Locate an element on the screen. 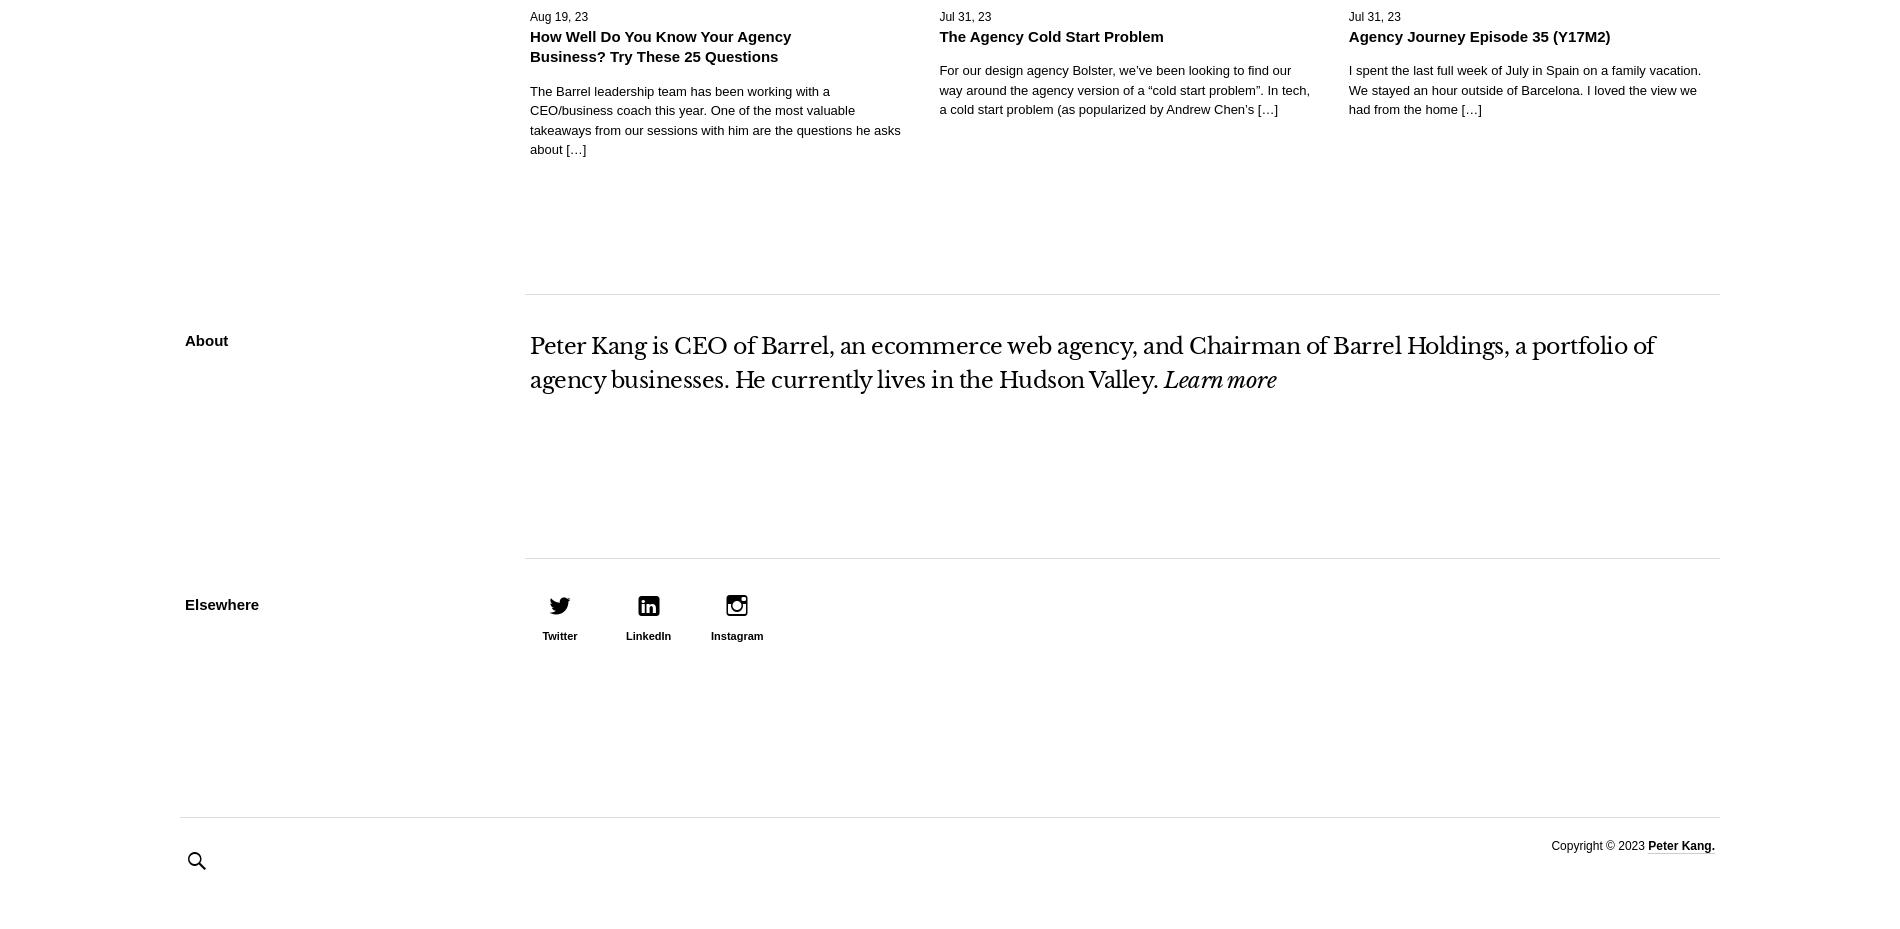  'Learn more' is located at coordinates (1218, 378).